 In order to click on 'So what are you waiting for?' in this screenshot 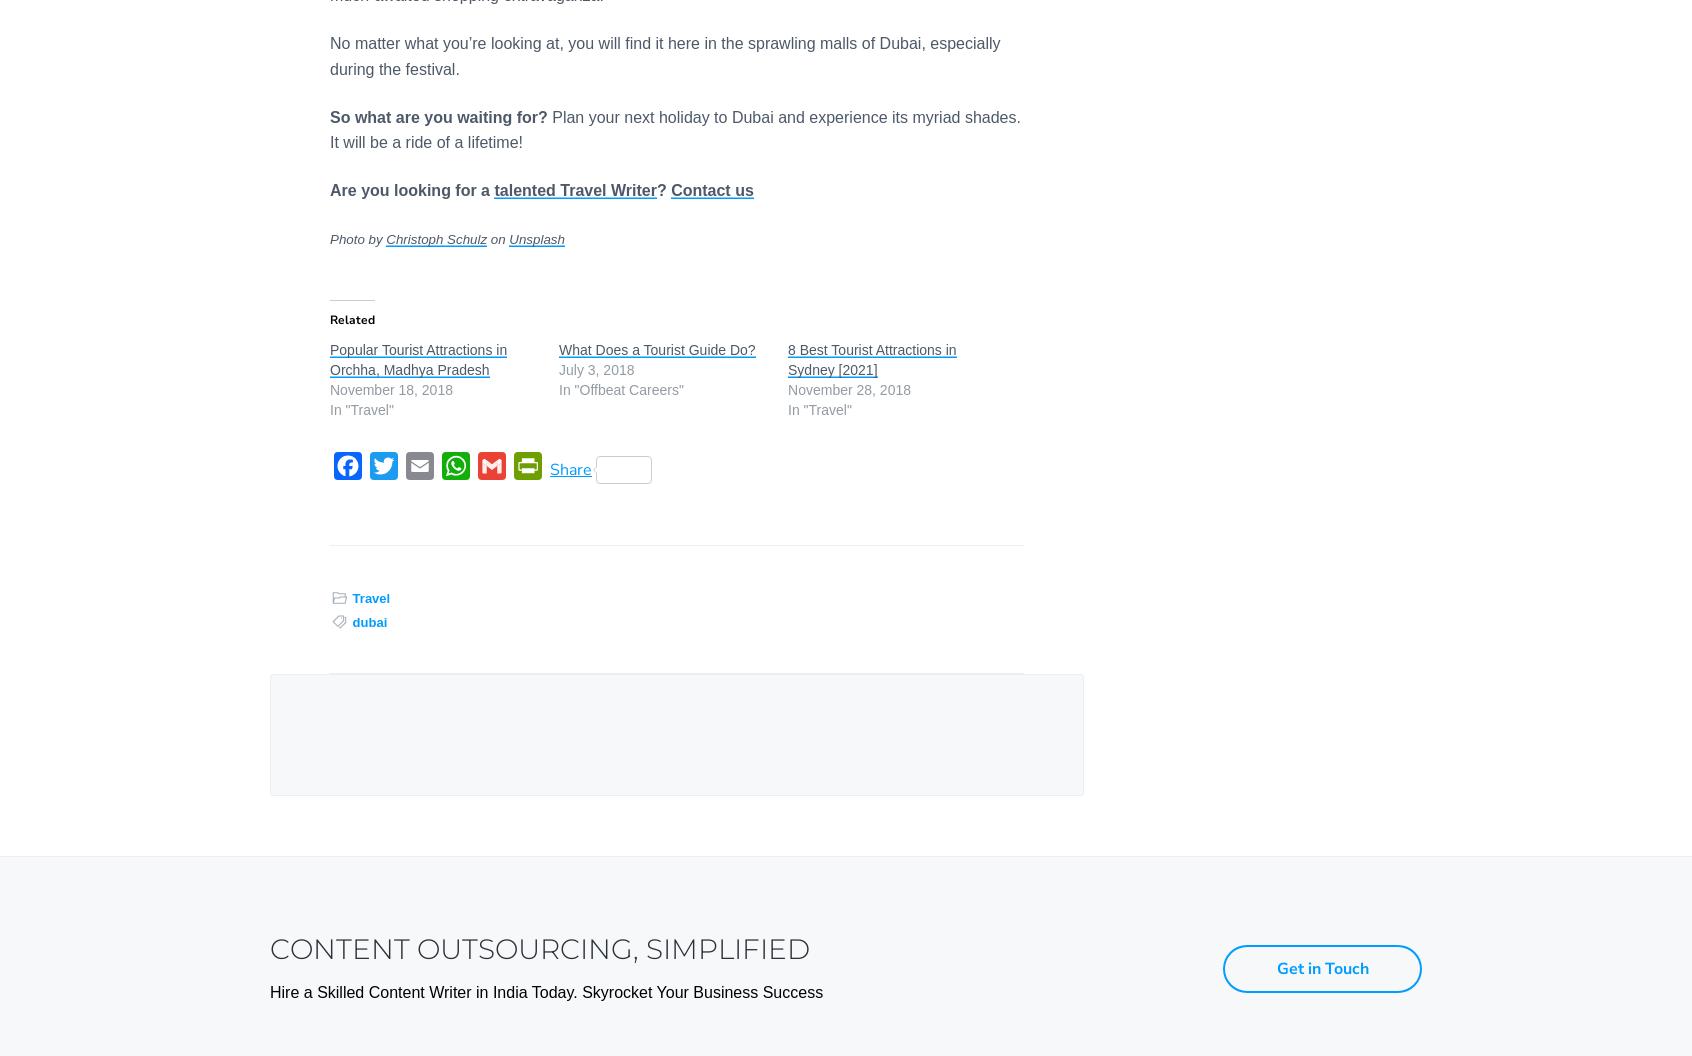, I will do `click(328, 115)`.